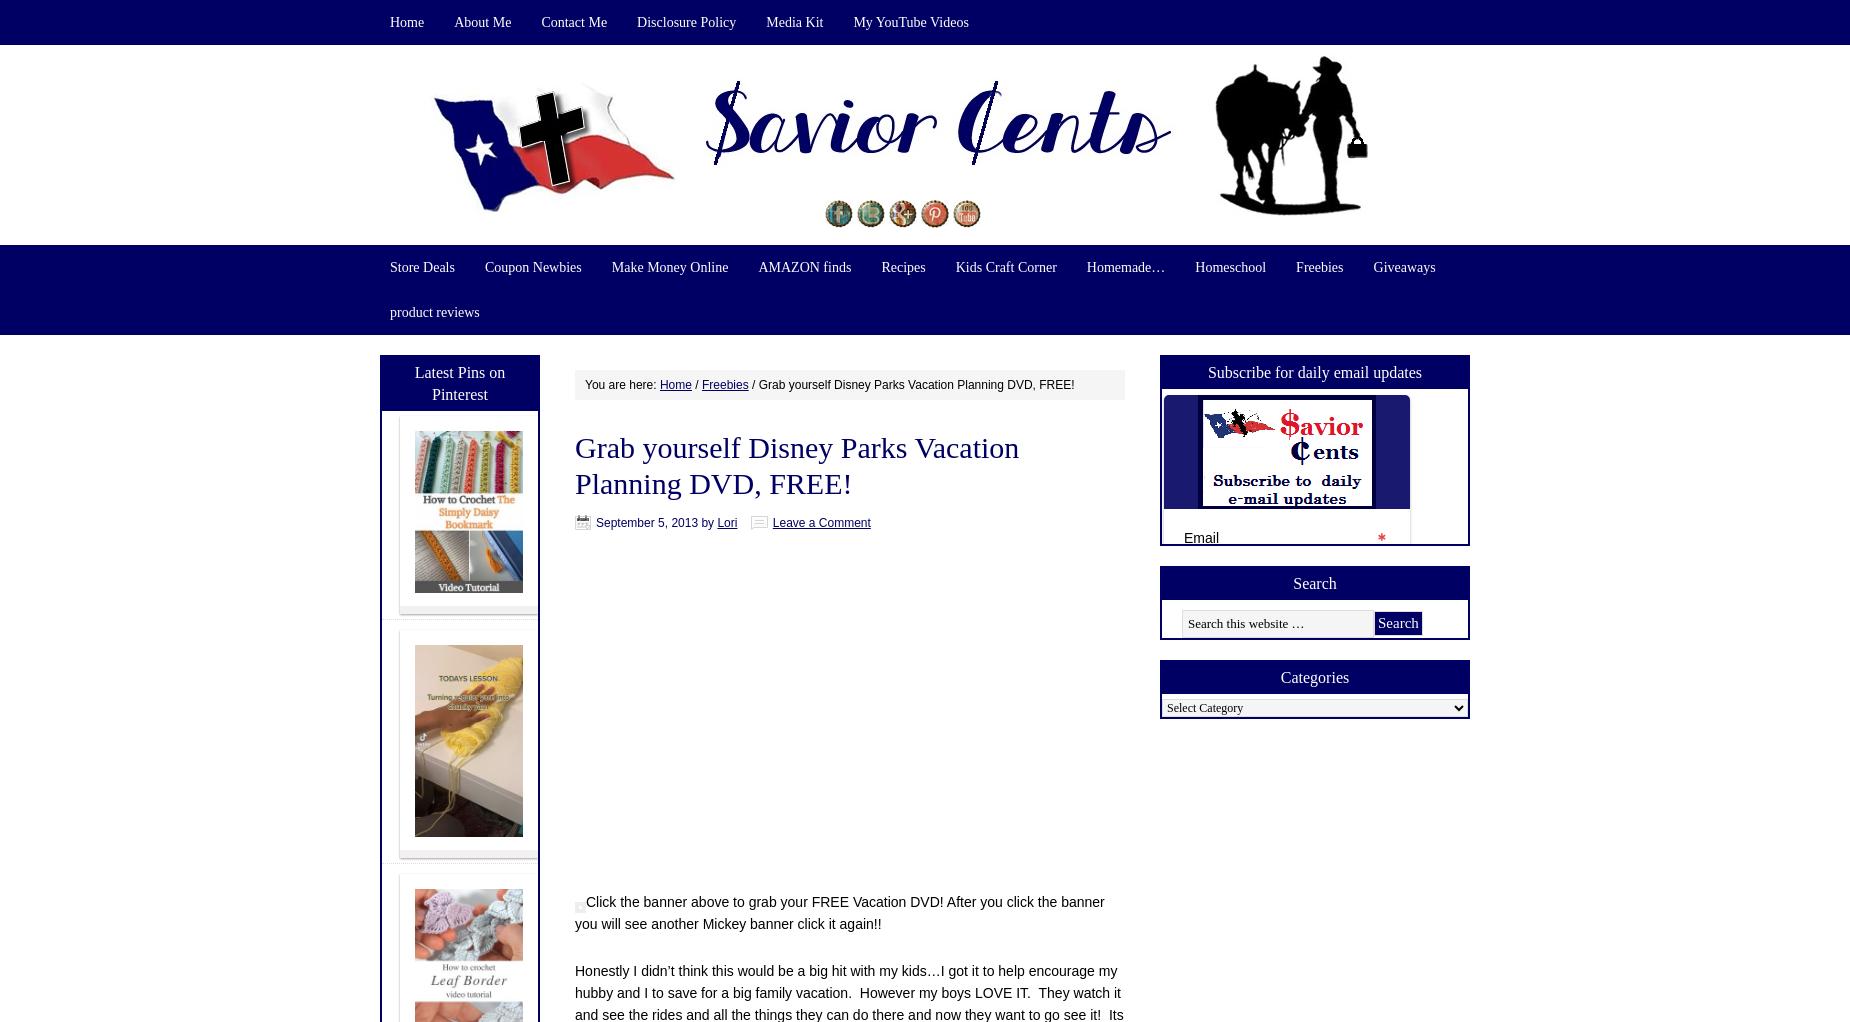  I want to click on 'Freebies', so click(725, 383).